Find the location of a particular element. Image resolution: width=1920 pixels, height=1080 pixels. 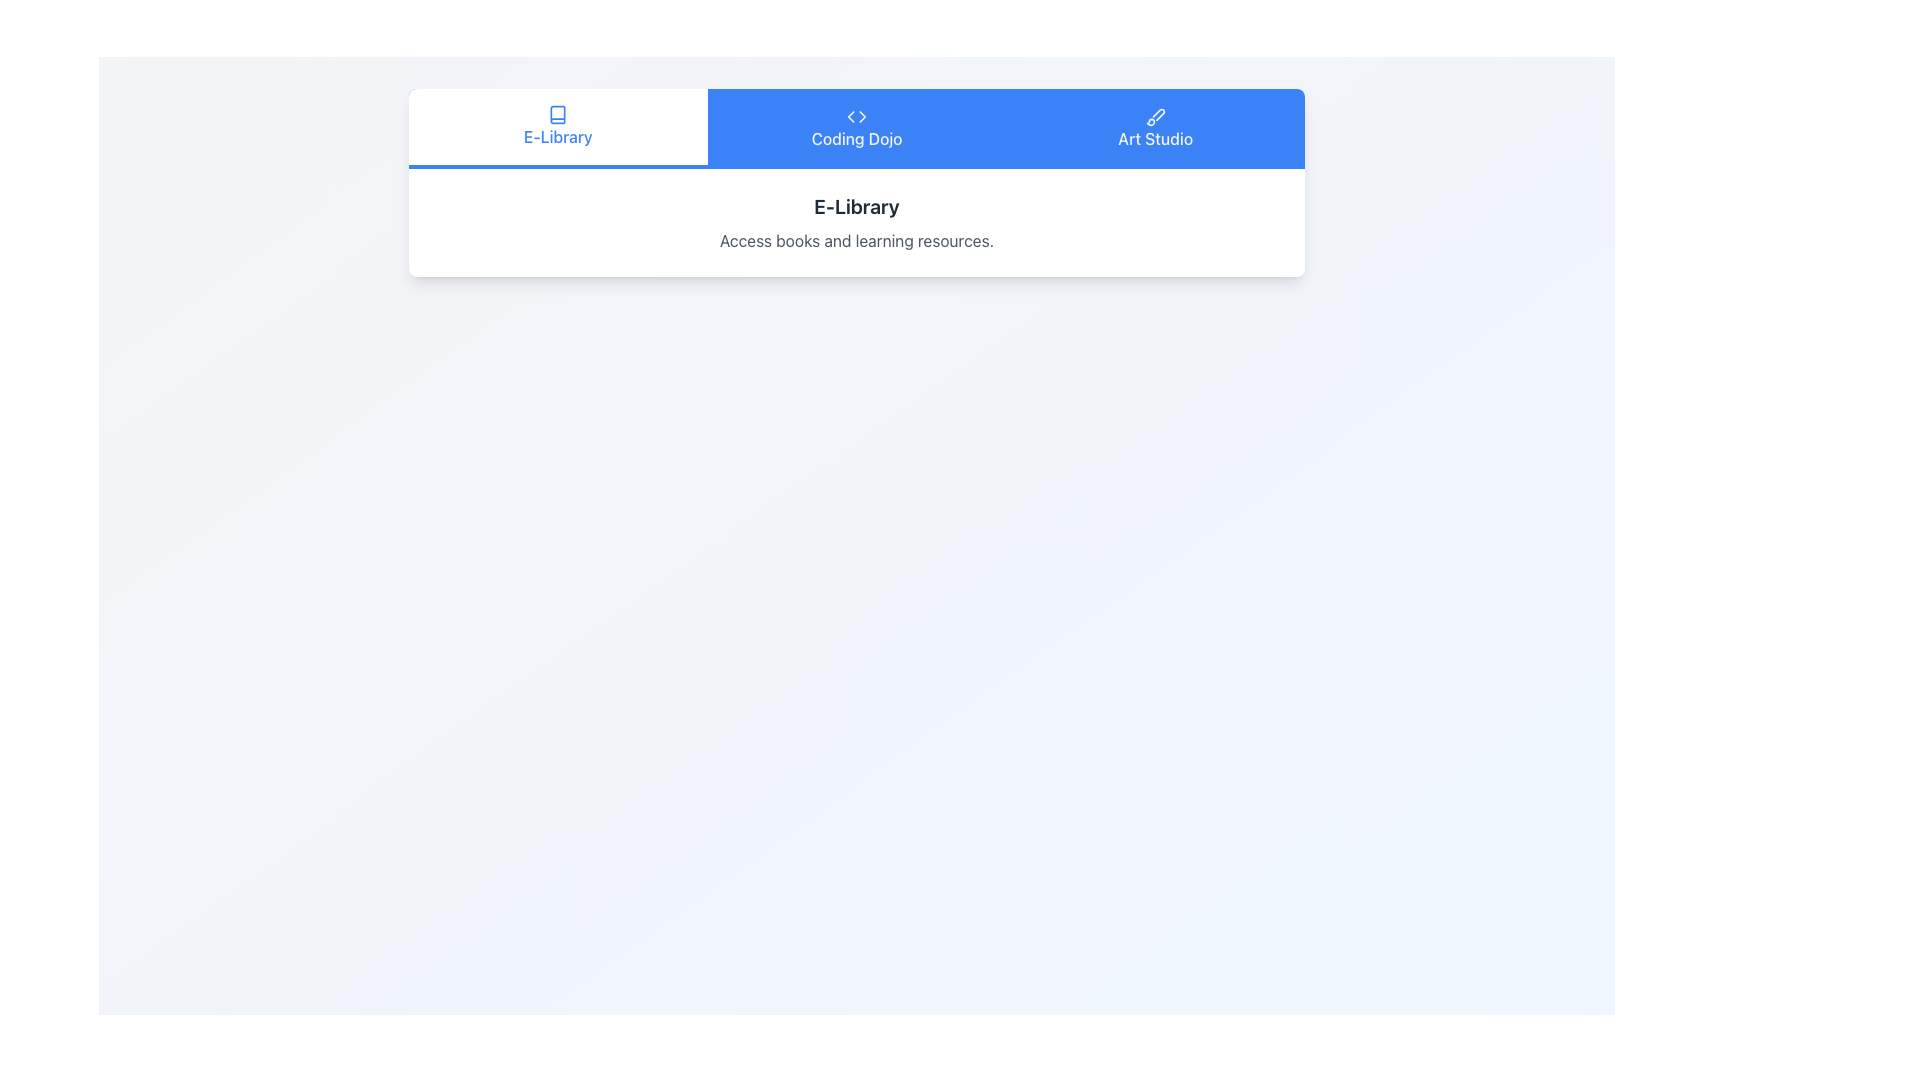

the 'Coding Dojo' icon in the navigation header, which symbolizes coding-related features, located above the 'Coding Dojo' text label is located at coordinates (857, 116).